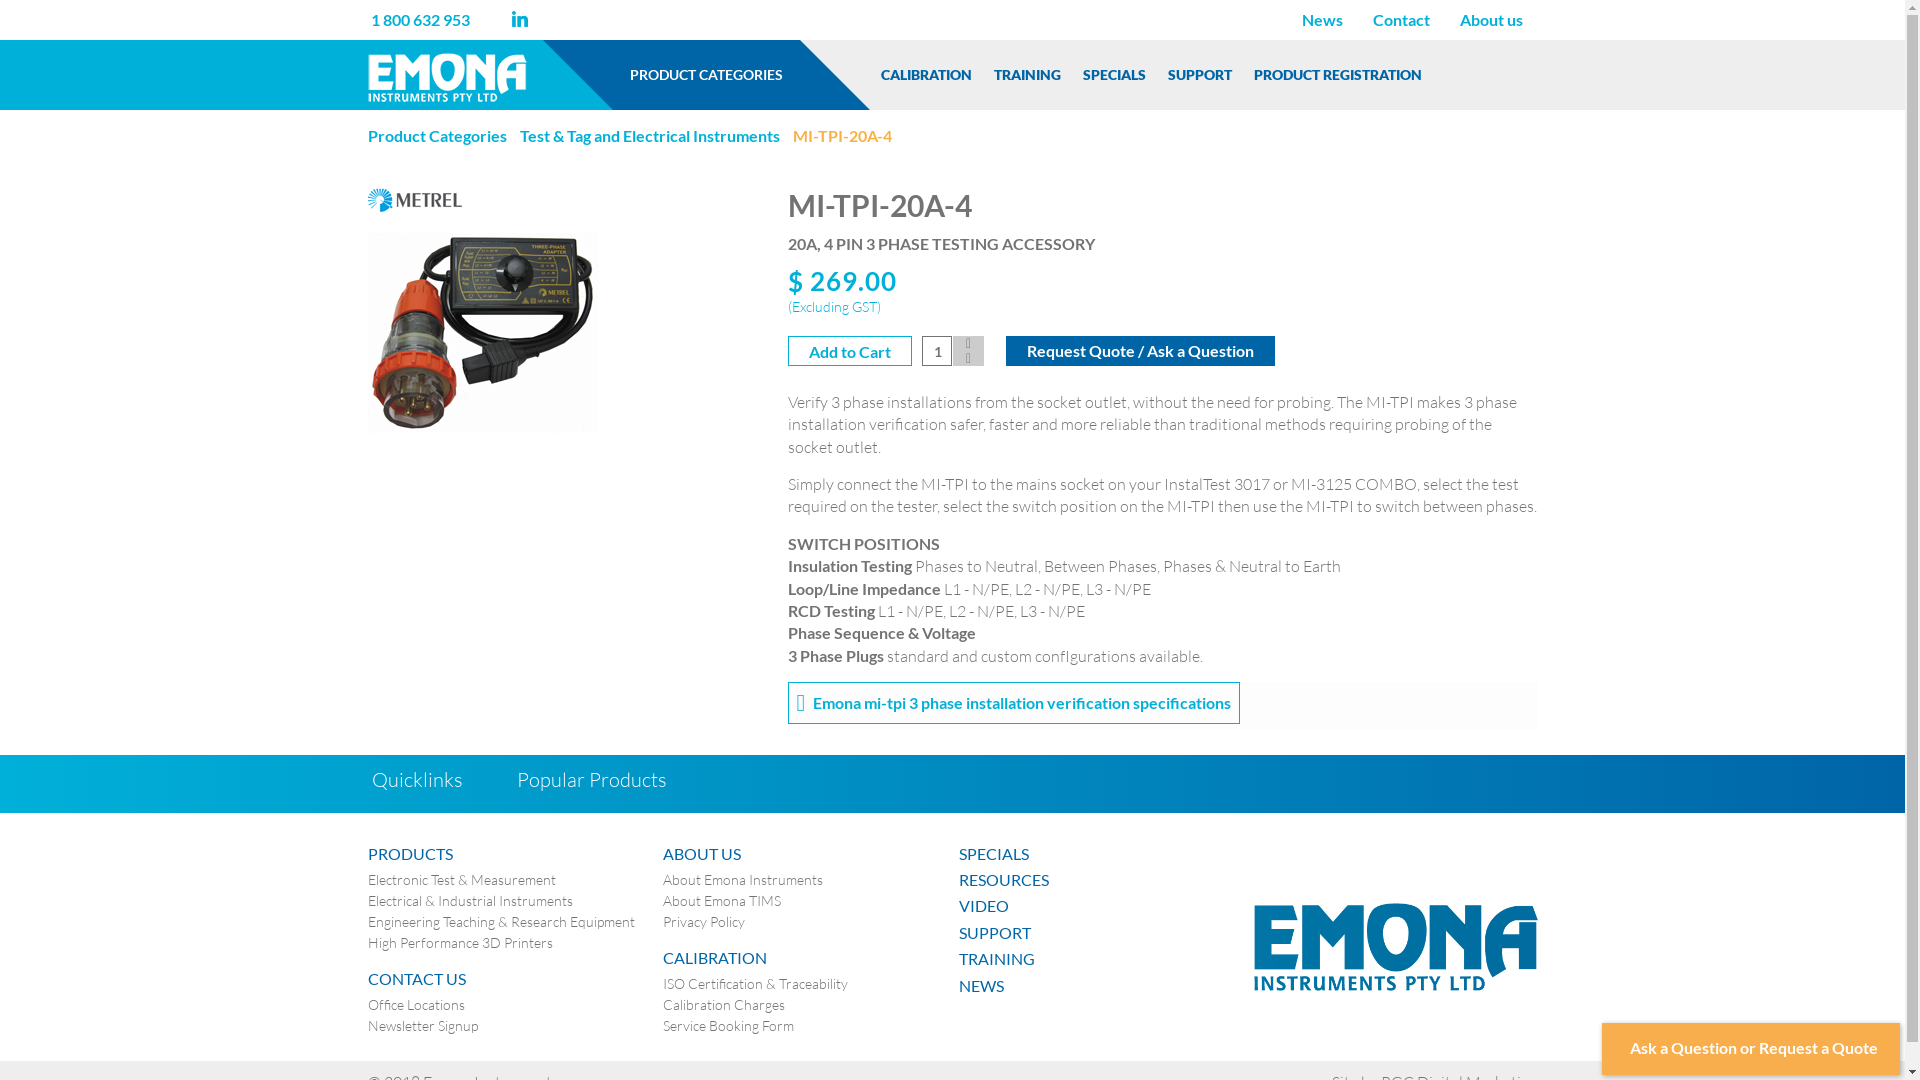 The width and height of the screenshot is (1920, 1080). Describe the element at coordinates (662, 1005) in the screenshot. I see `'Calibration Charges'` at that location.